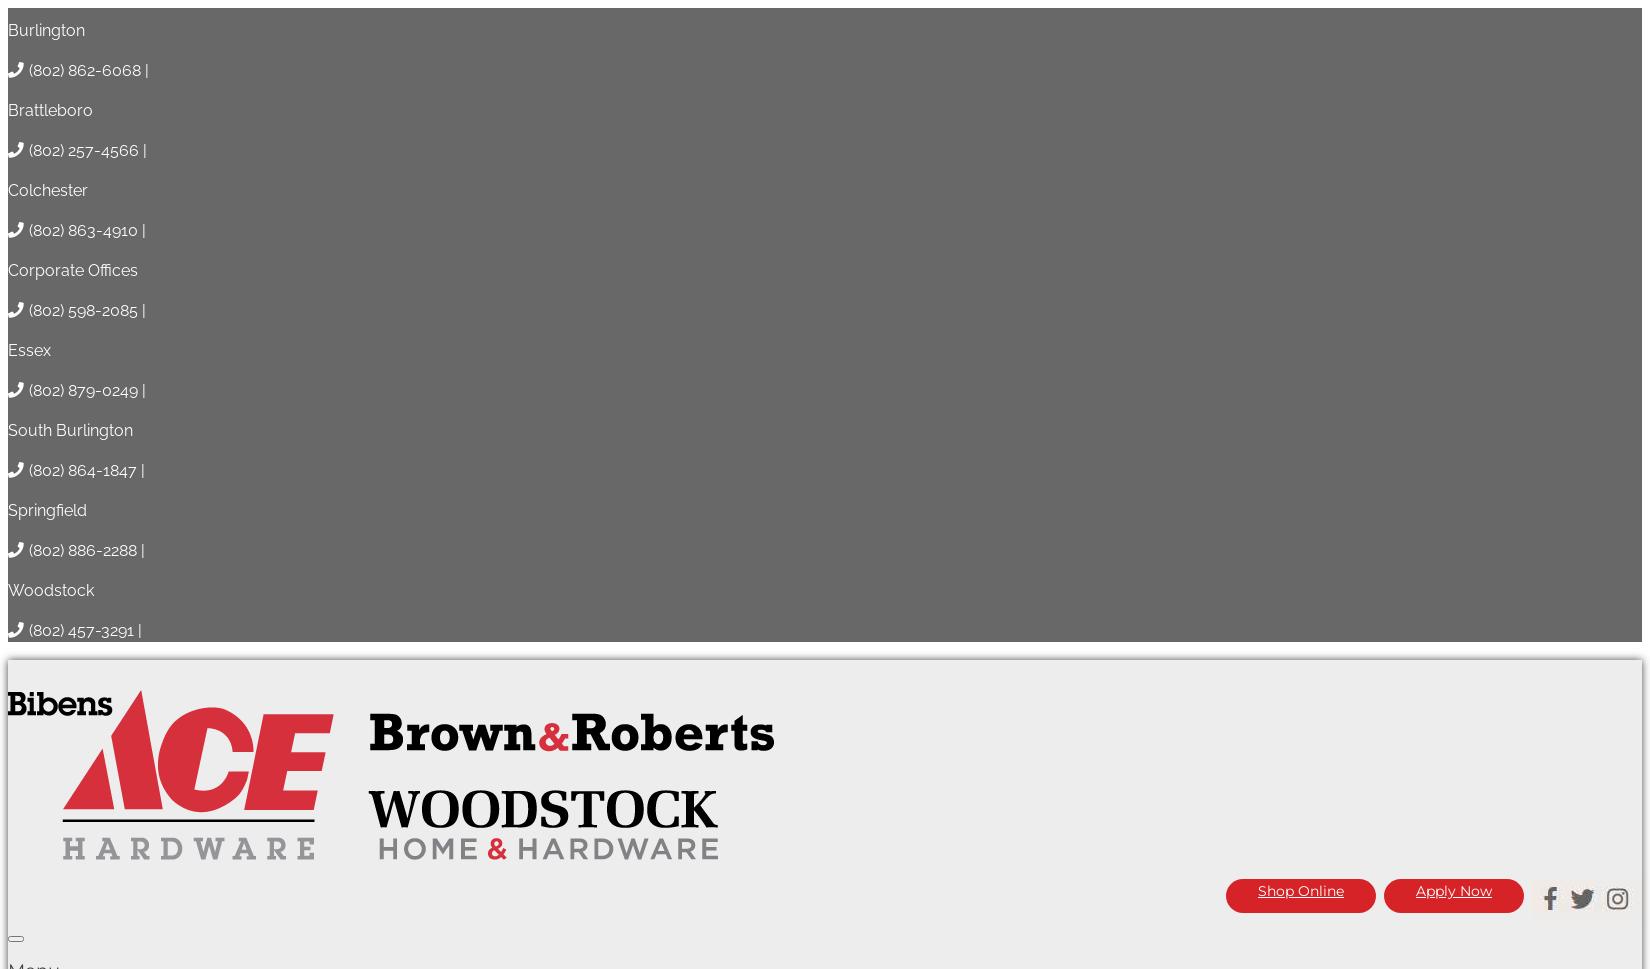  Describe the element at coordinates (472, 416) in the screenshot. I see `'Springfield'` at that location.